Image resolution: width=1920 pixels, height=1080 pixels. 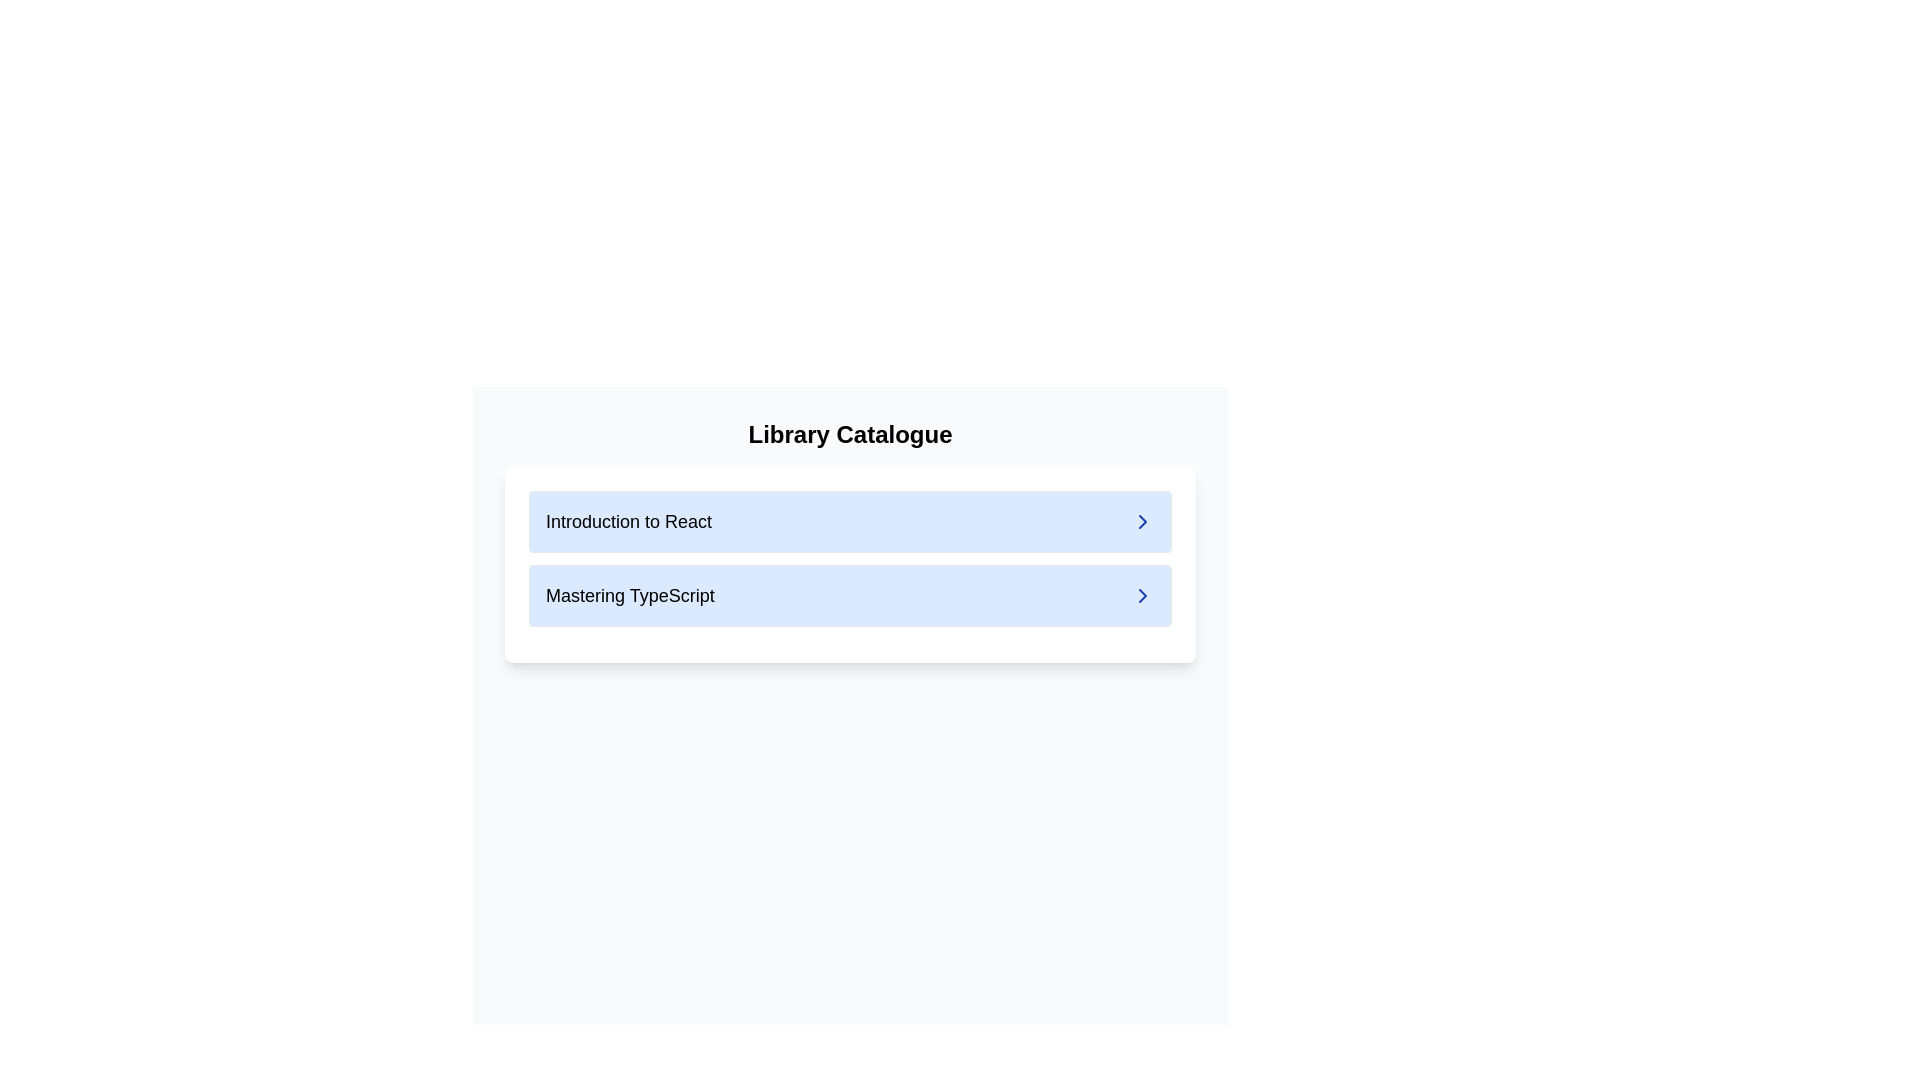 What do you see at coordinates (1142, 520) in the screenshot?
I see `the chevron arrow icon adjacent to the right edge of the 'Introduction to React' item` at bounding box center [1142, 520].